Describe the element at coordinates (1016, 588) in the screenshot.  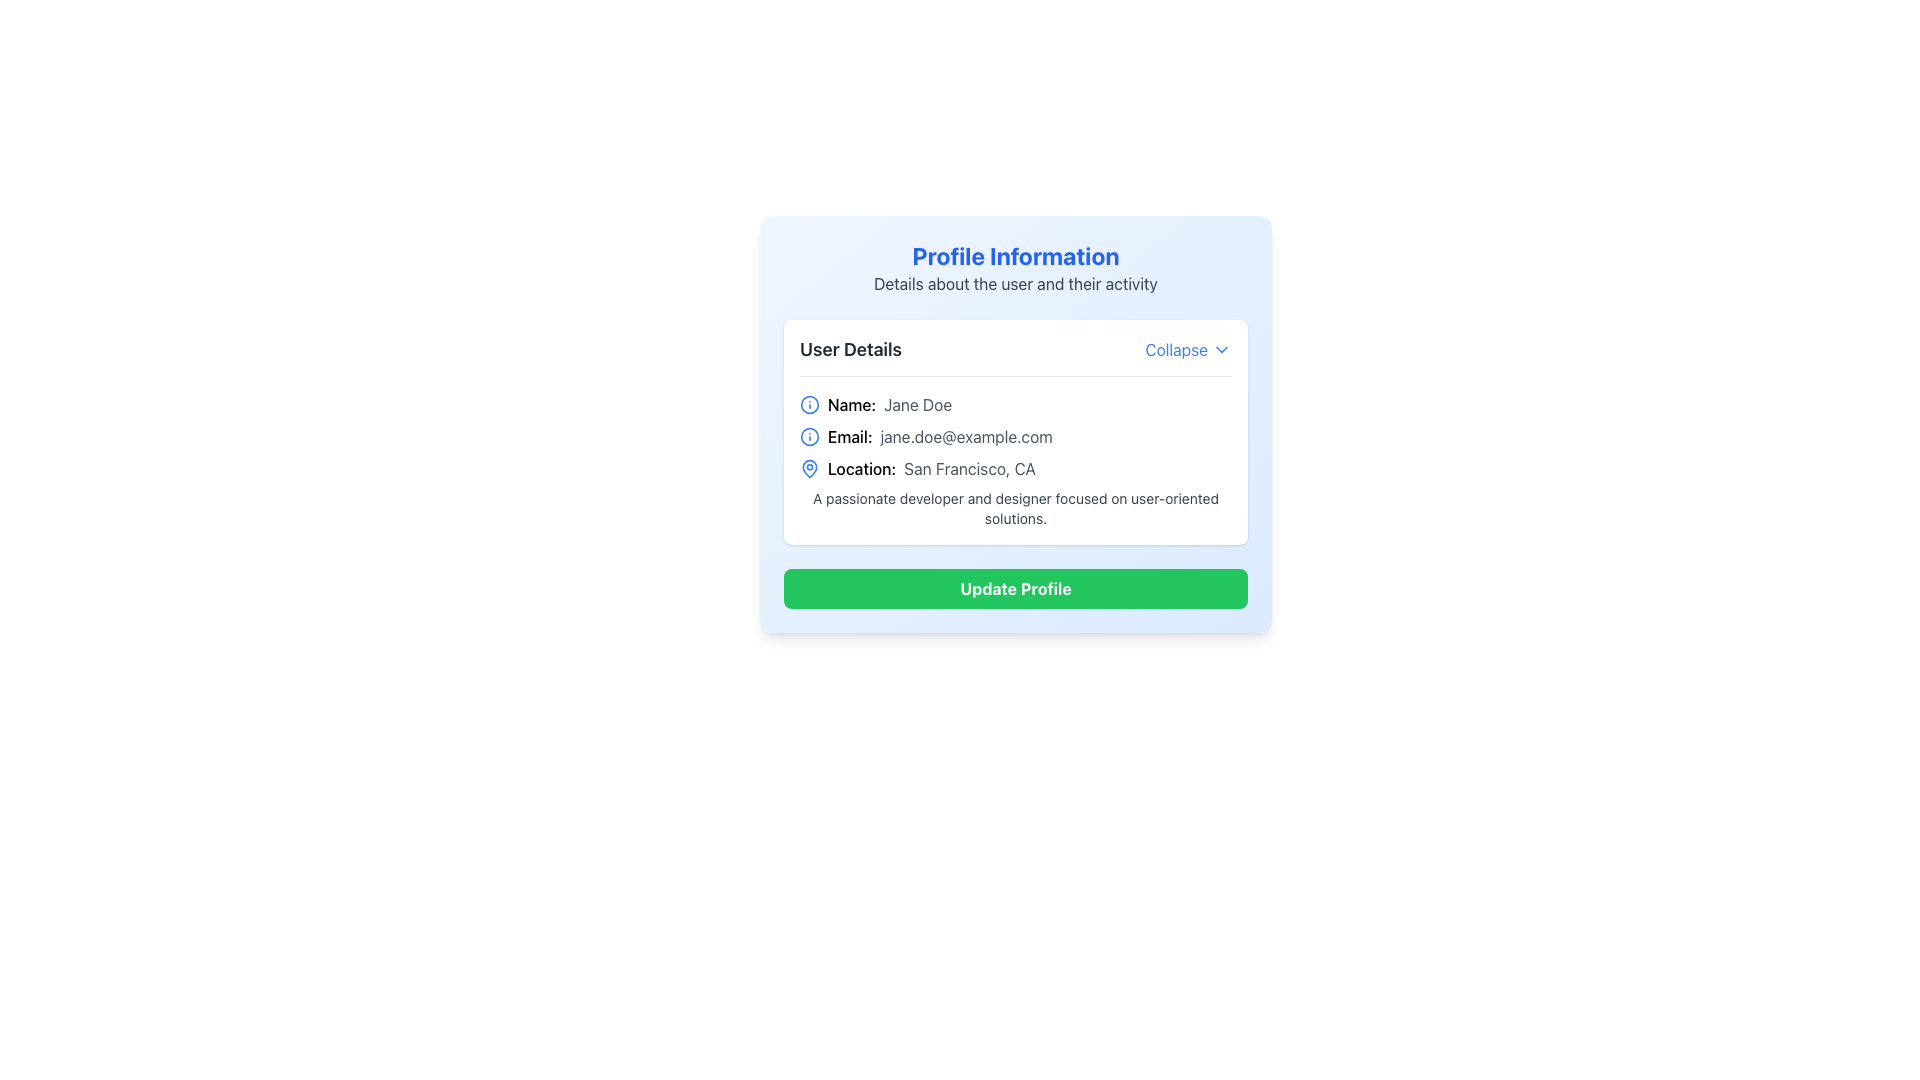
I see `the 'Update Profile' button, which is a green rectangular button with rounded corners and bold white text, located at the bottom of the user detail panel` at that location.